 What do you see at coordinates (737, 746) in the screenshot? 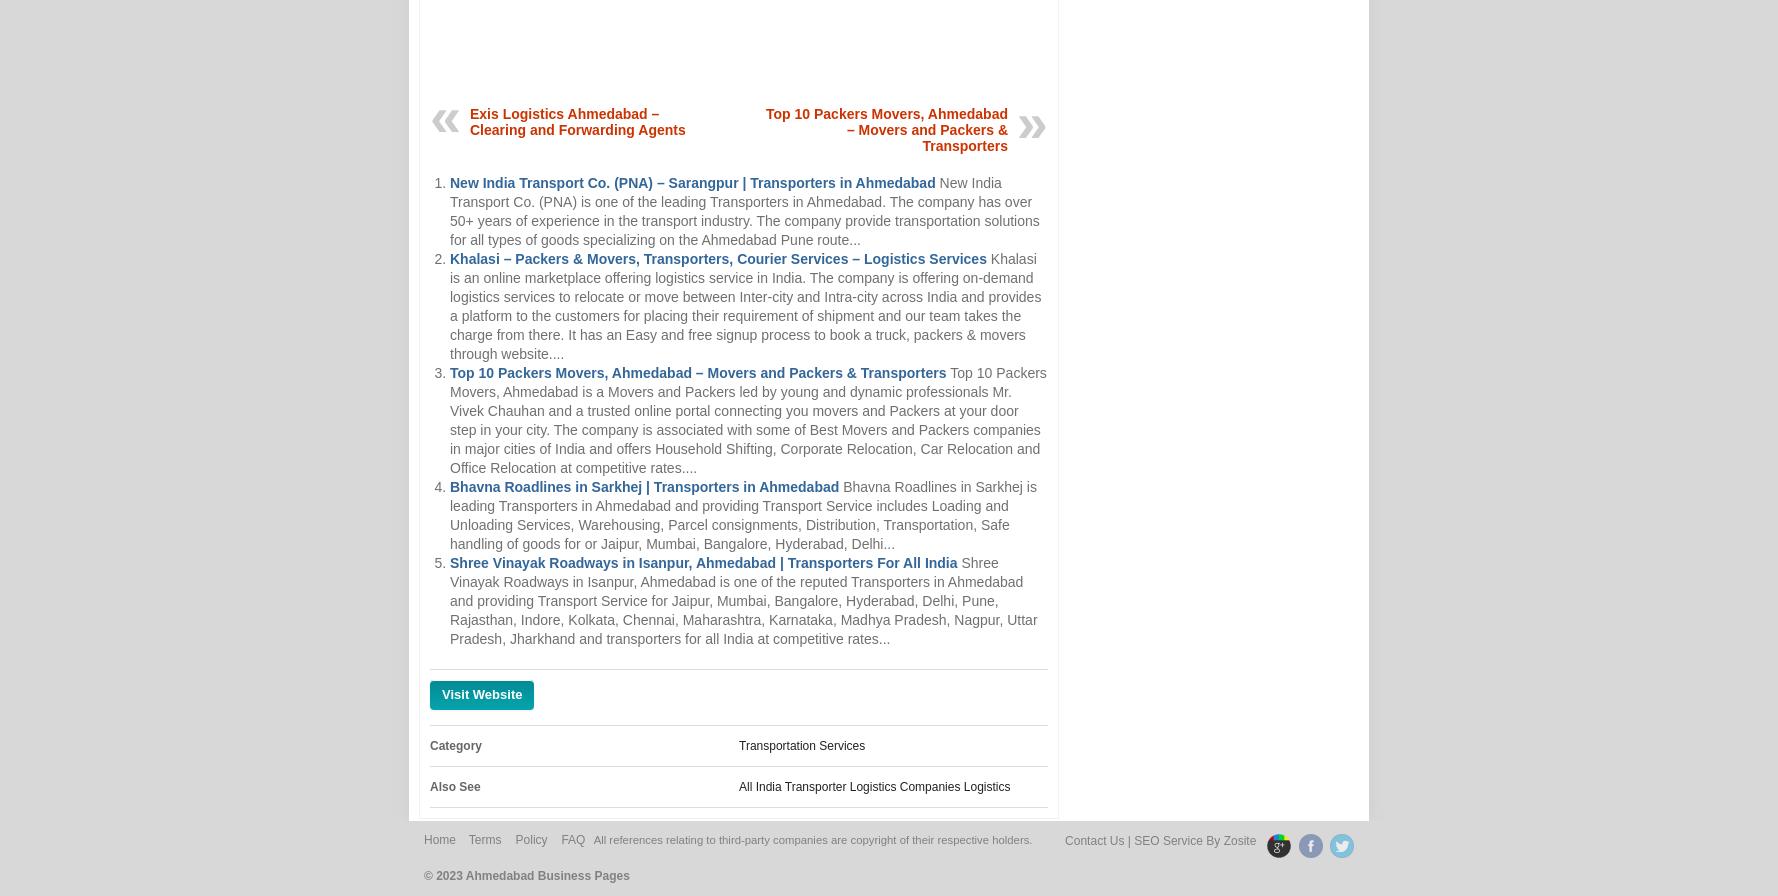
I see `'Transportation Services'` at bounding box center [737, 746].